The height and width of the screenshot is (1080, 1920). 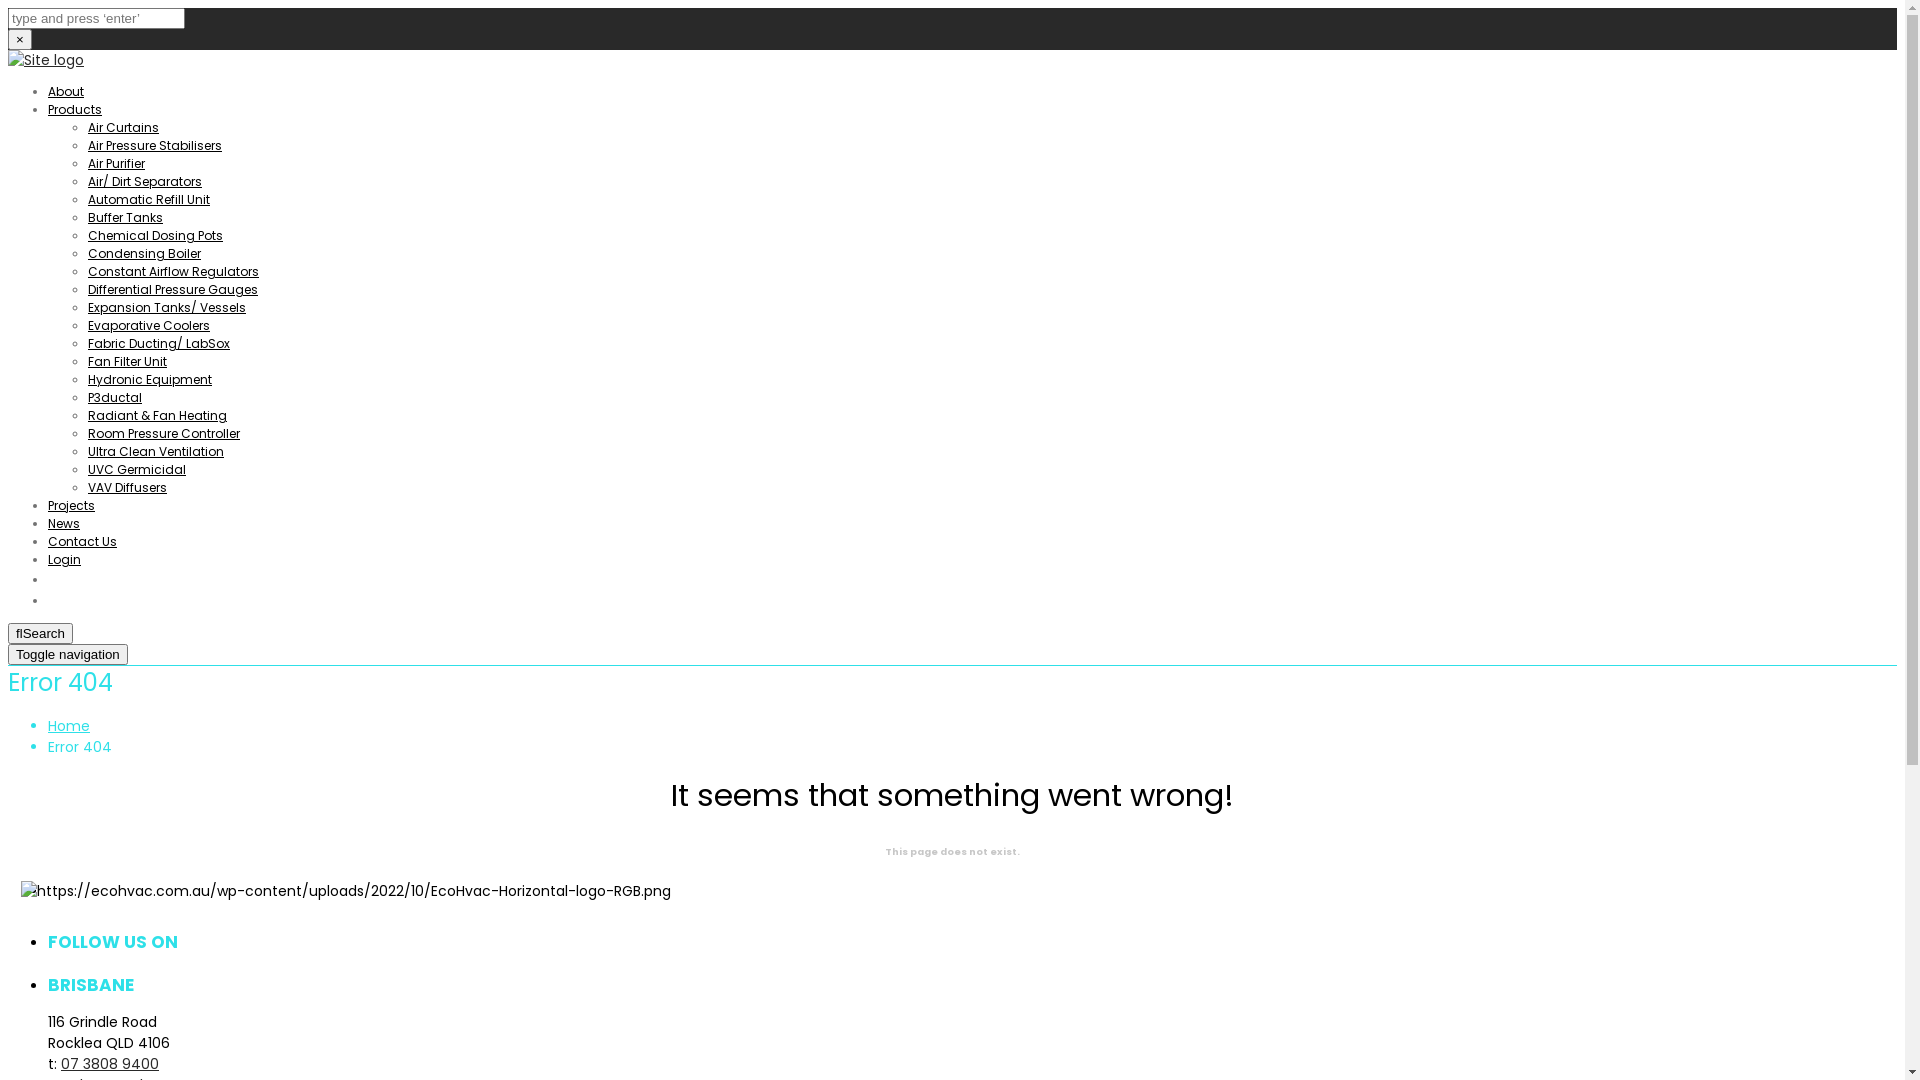 What do you see at coordinates (136, 469) in the screenshot?
I see `'UVC Germicidal'` at bounding box center [136, 469].